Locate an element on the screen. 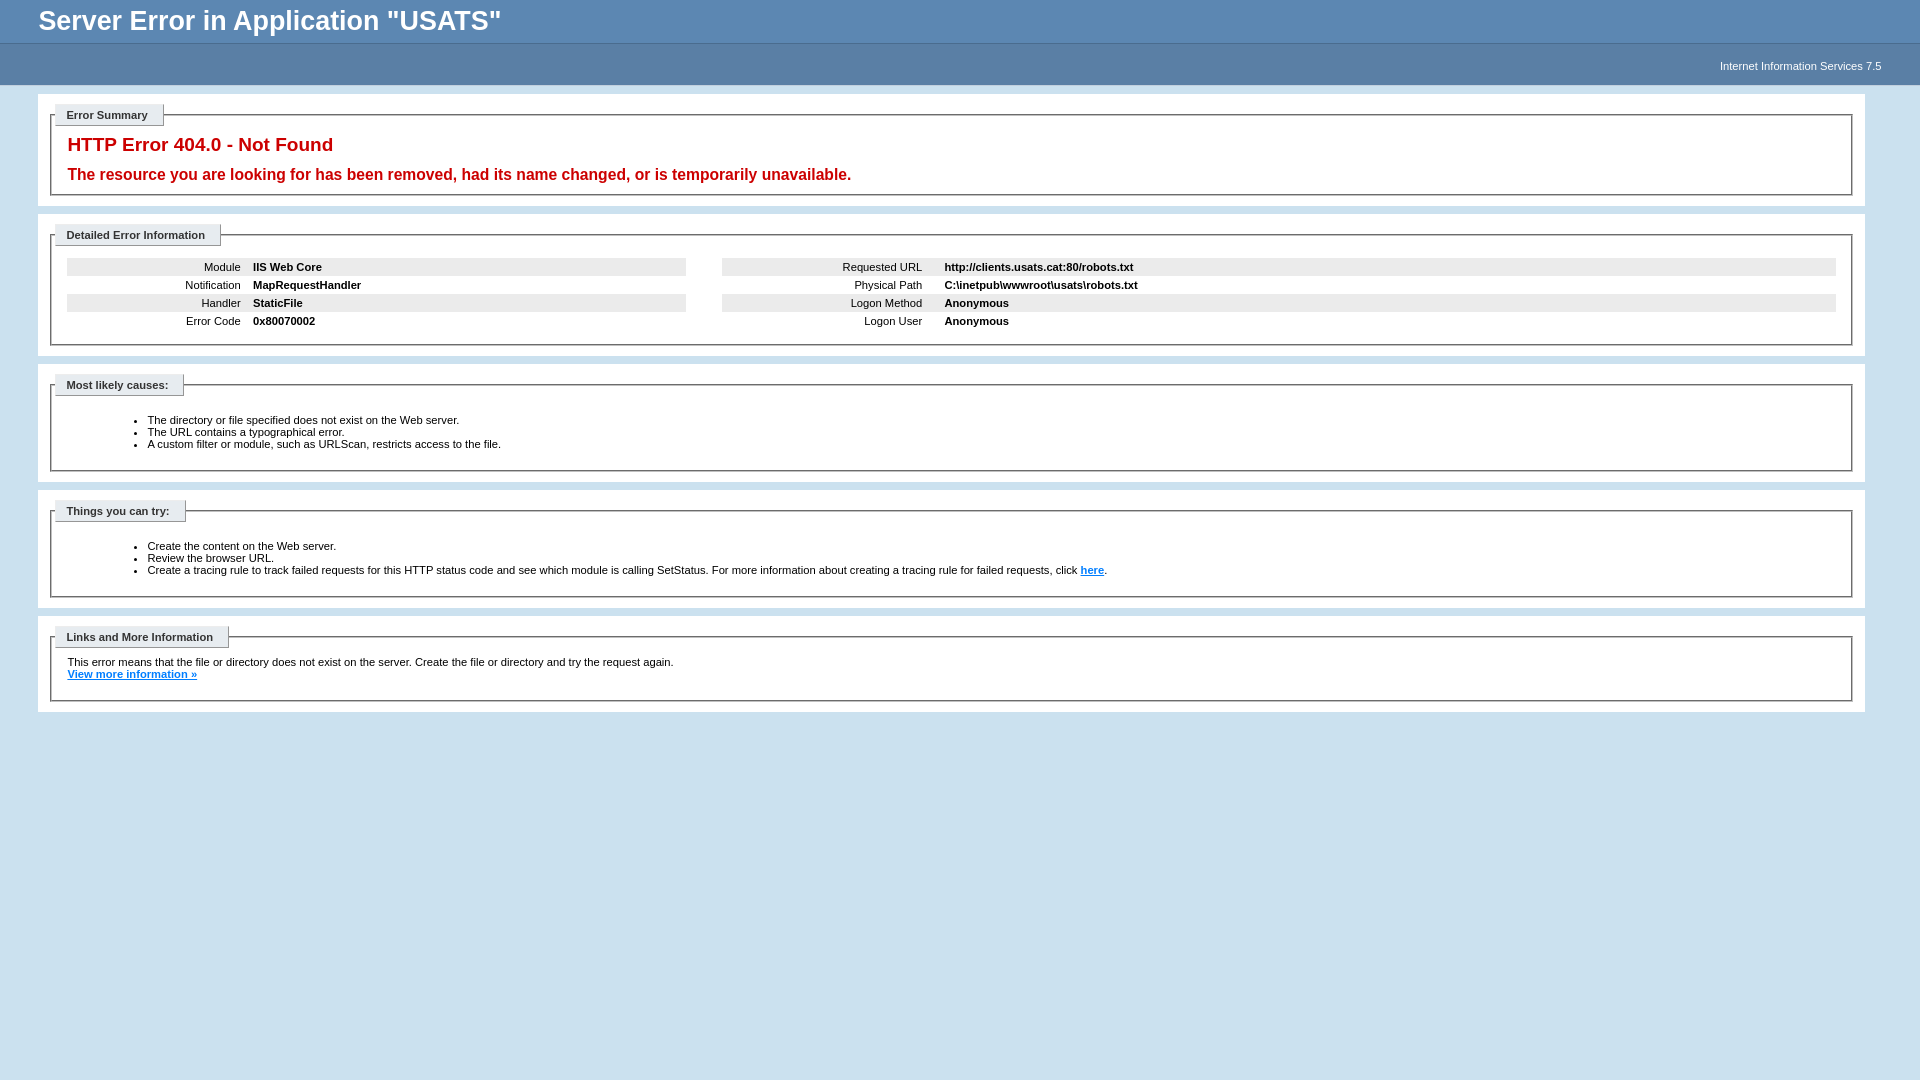 This screenshot has height=1080, width=1920. 'here' is located at coordinates (1092, 570).